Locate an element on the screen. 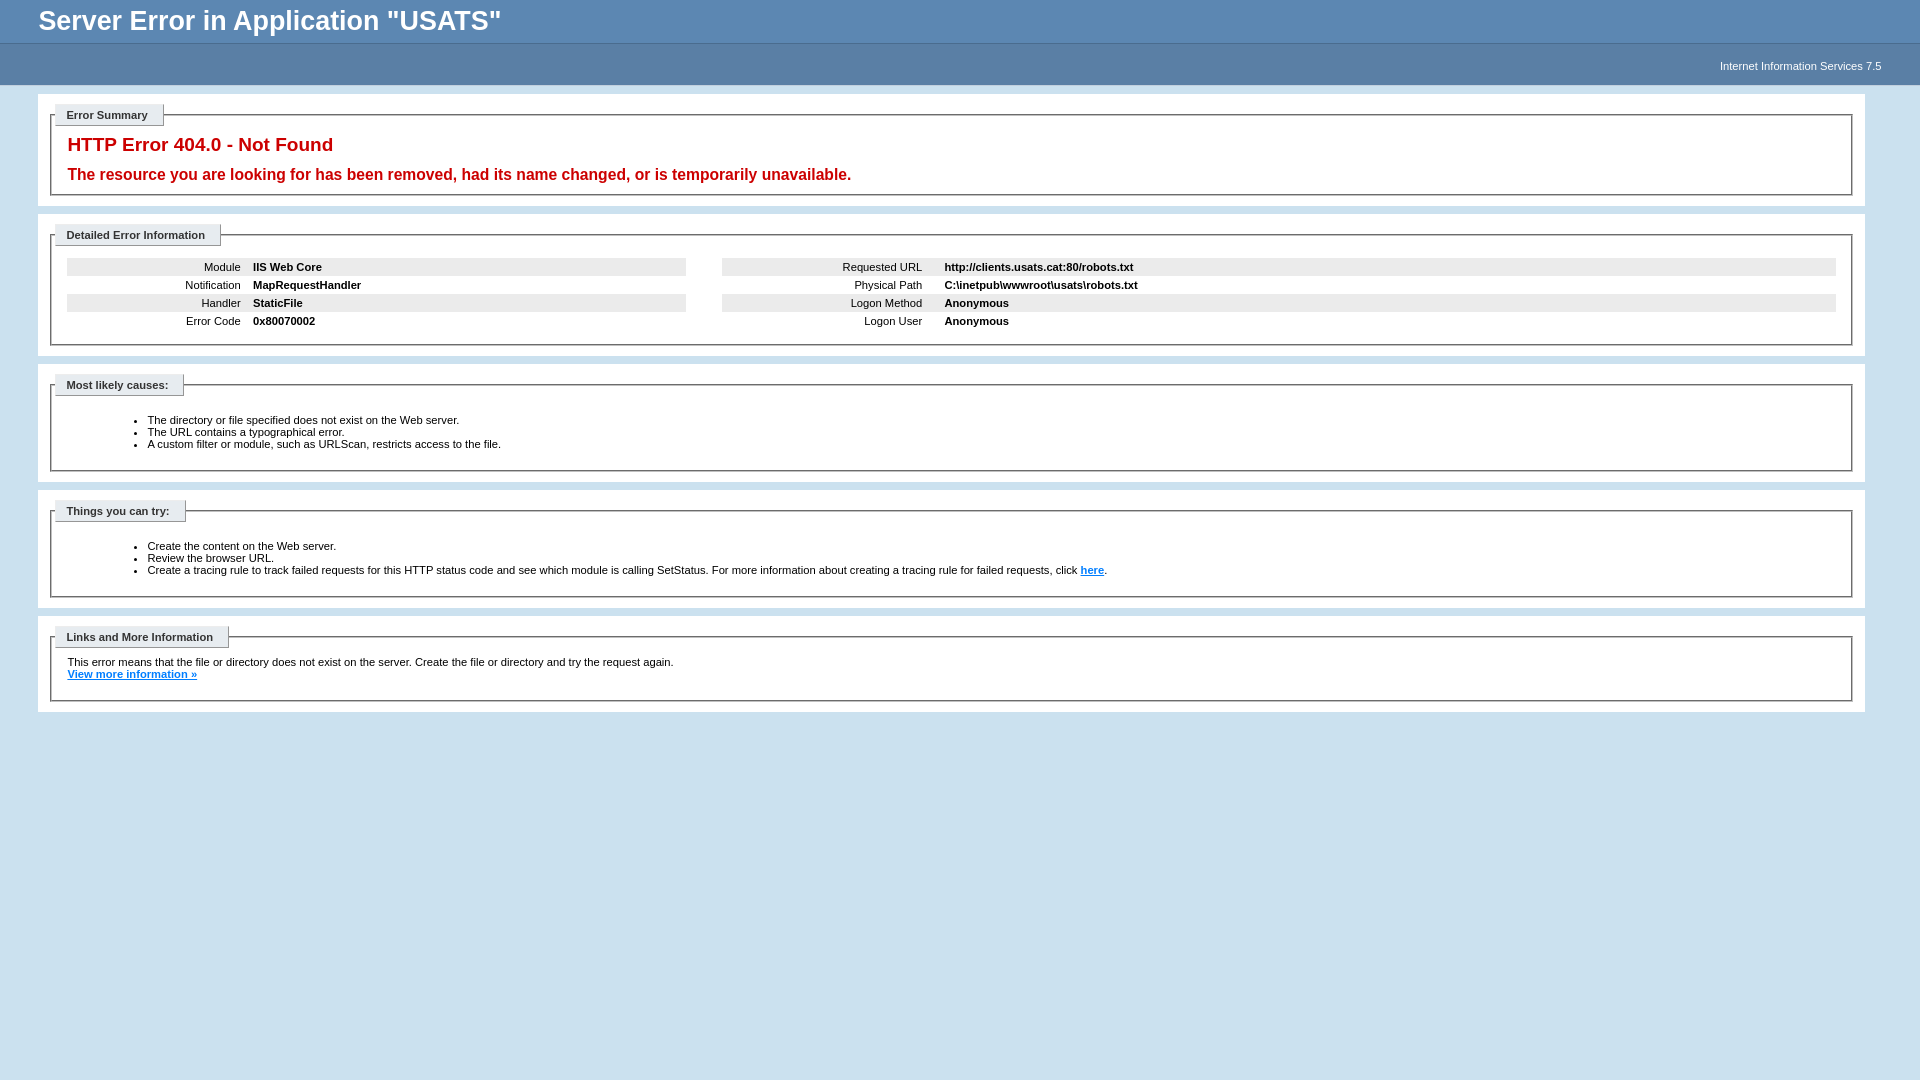 This screenshot has height=1080, width=1920. 'here' is located at coordinates (1092, 570).